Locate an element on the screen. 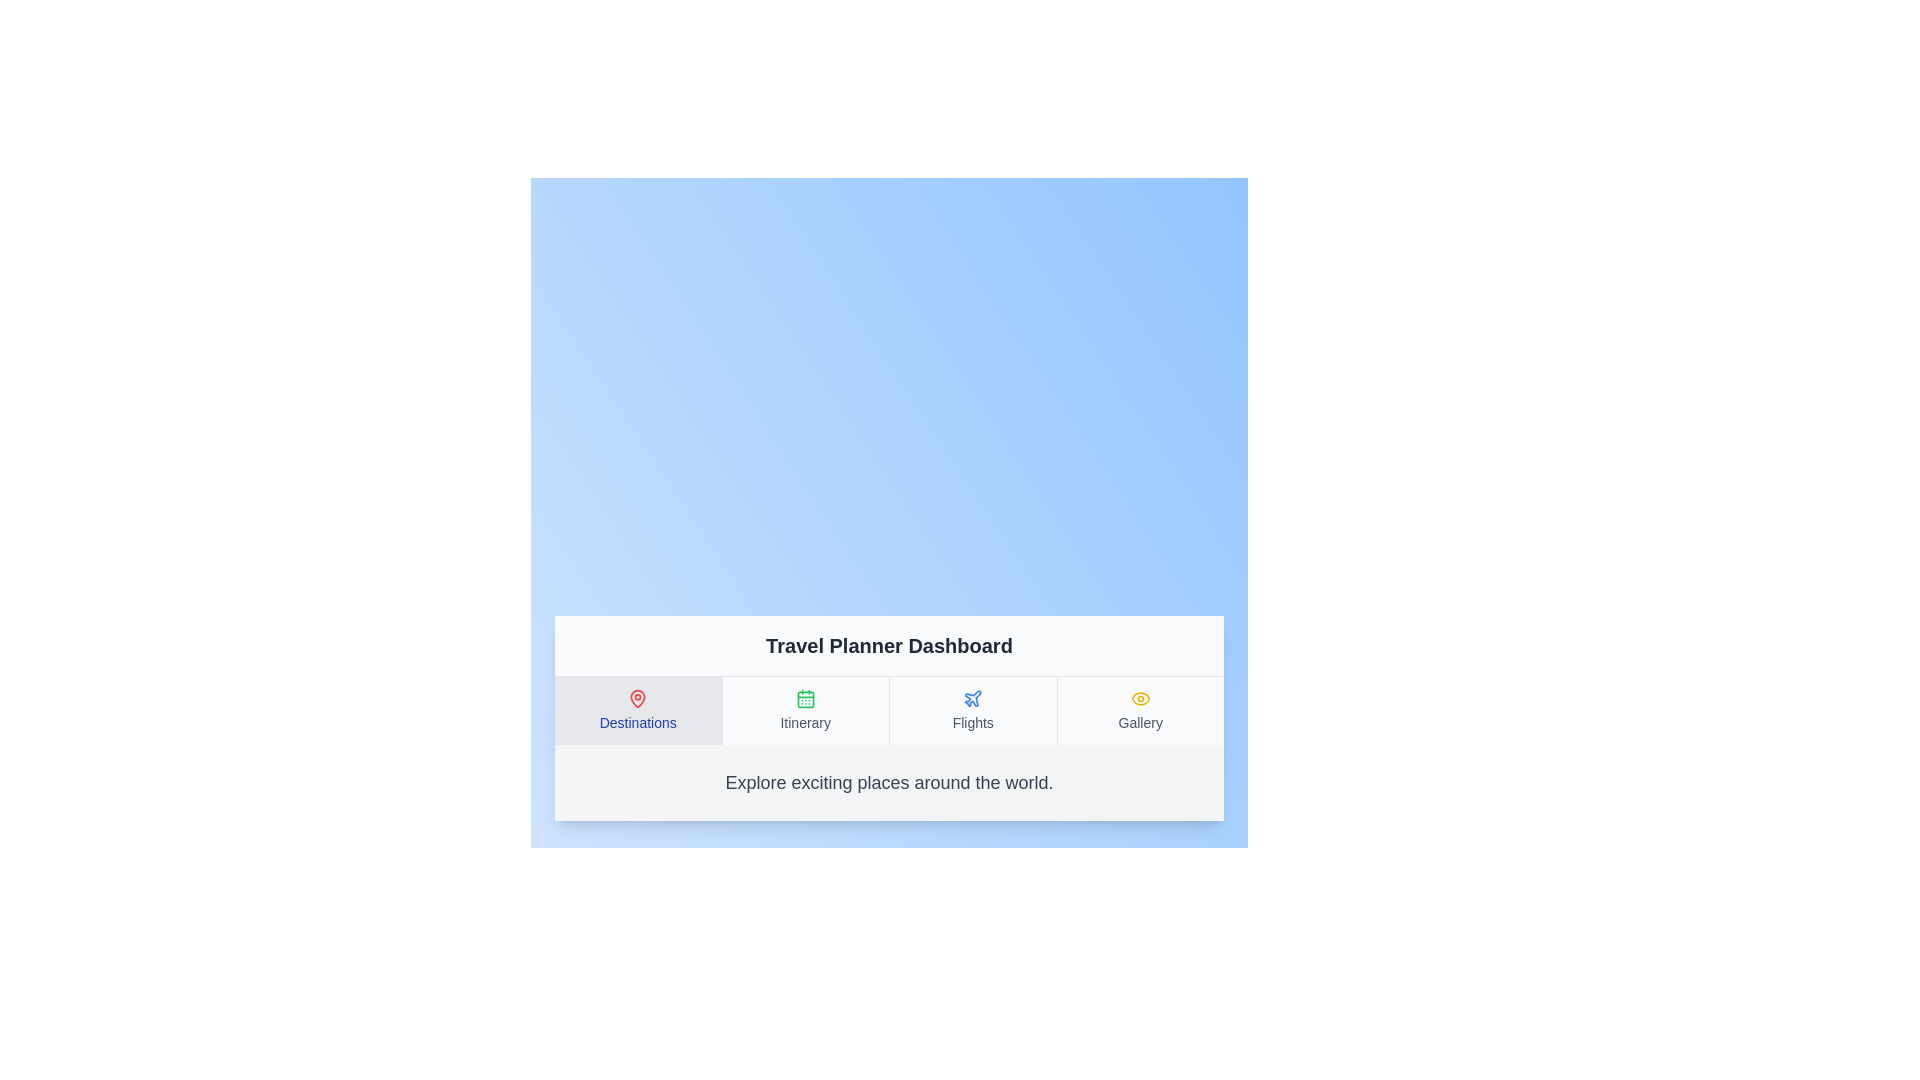 The height and width of the screenshot is (1080, 1920). the Header text labeled 'Travel Planner Dashboard', which is the title for the interface and positioned above the navigation options is located at coordinates (888, 645).